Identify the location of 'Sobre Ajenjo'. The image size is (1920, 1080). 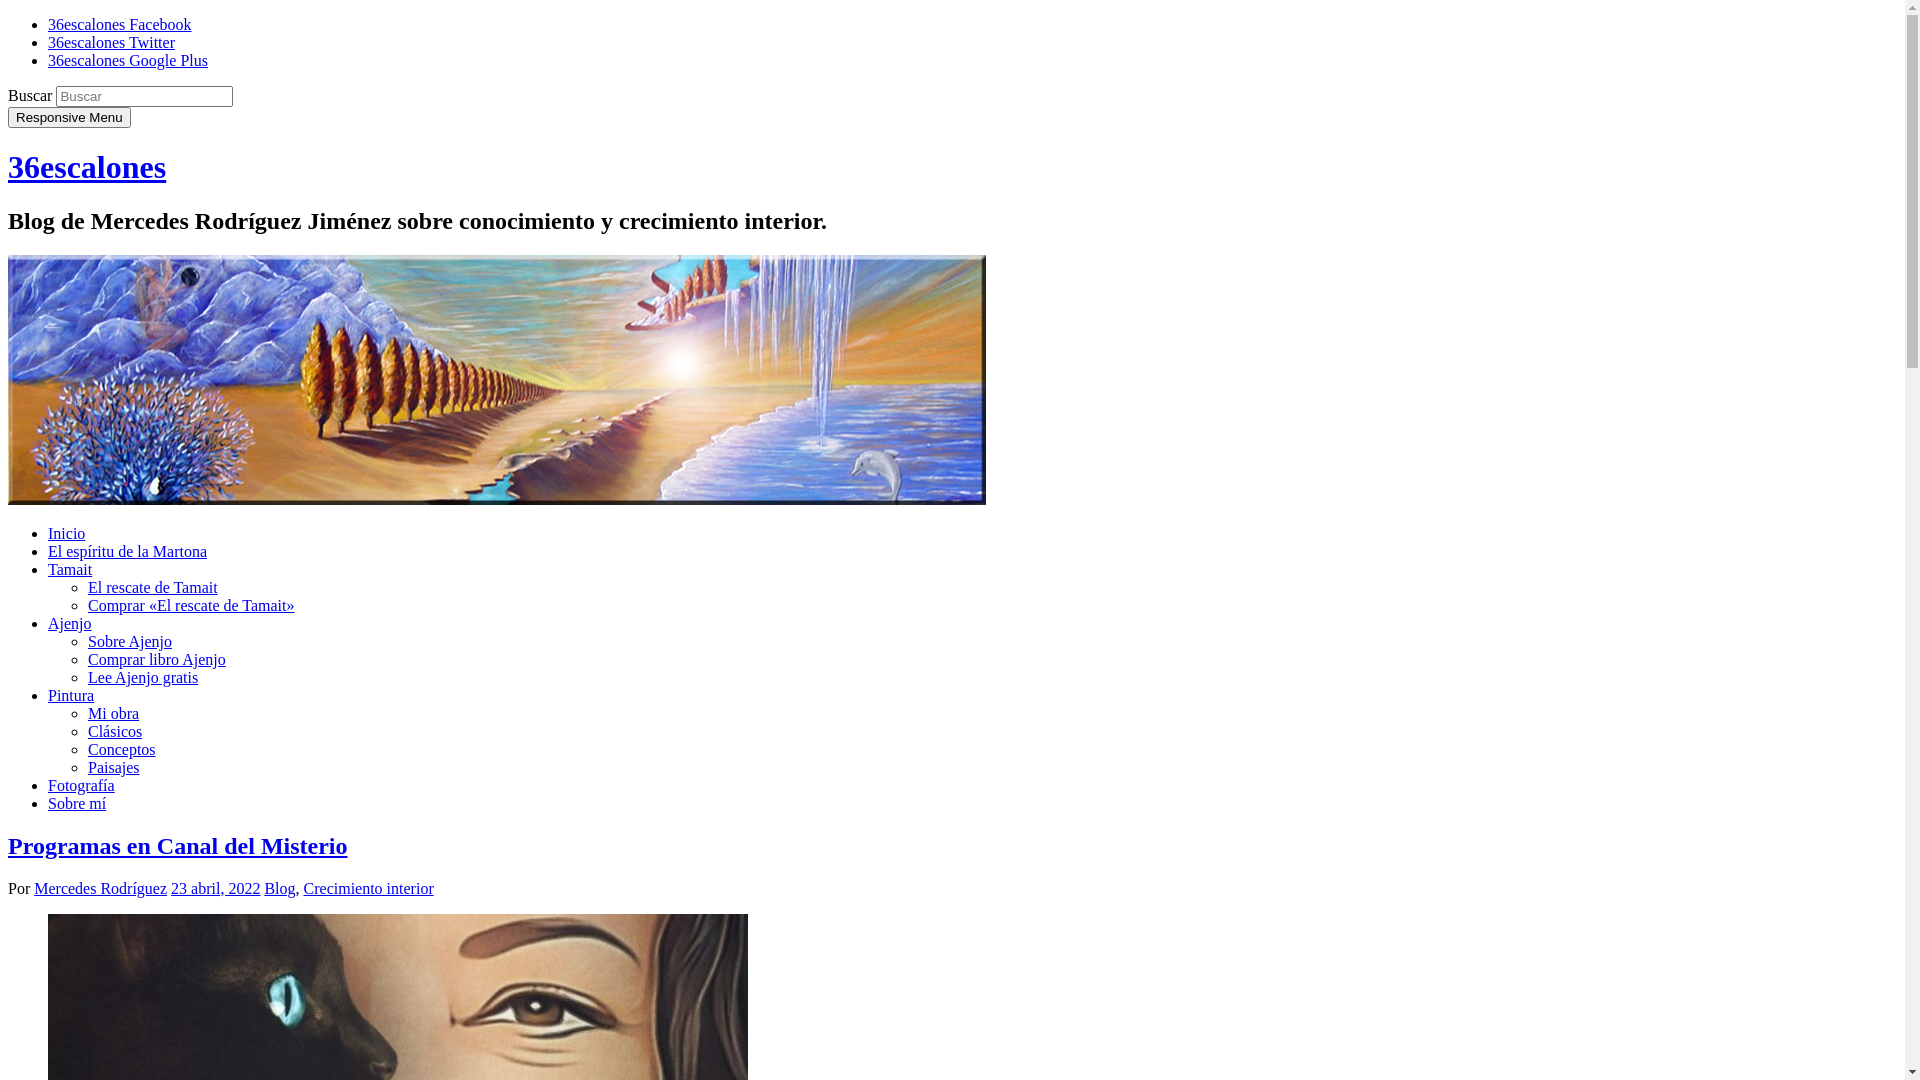
(128, 641).